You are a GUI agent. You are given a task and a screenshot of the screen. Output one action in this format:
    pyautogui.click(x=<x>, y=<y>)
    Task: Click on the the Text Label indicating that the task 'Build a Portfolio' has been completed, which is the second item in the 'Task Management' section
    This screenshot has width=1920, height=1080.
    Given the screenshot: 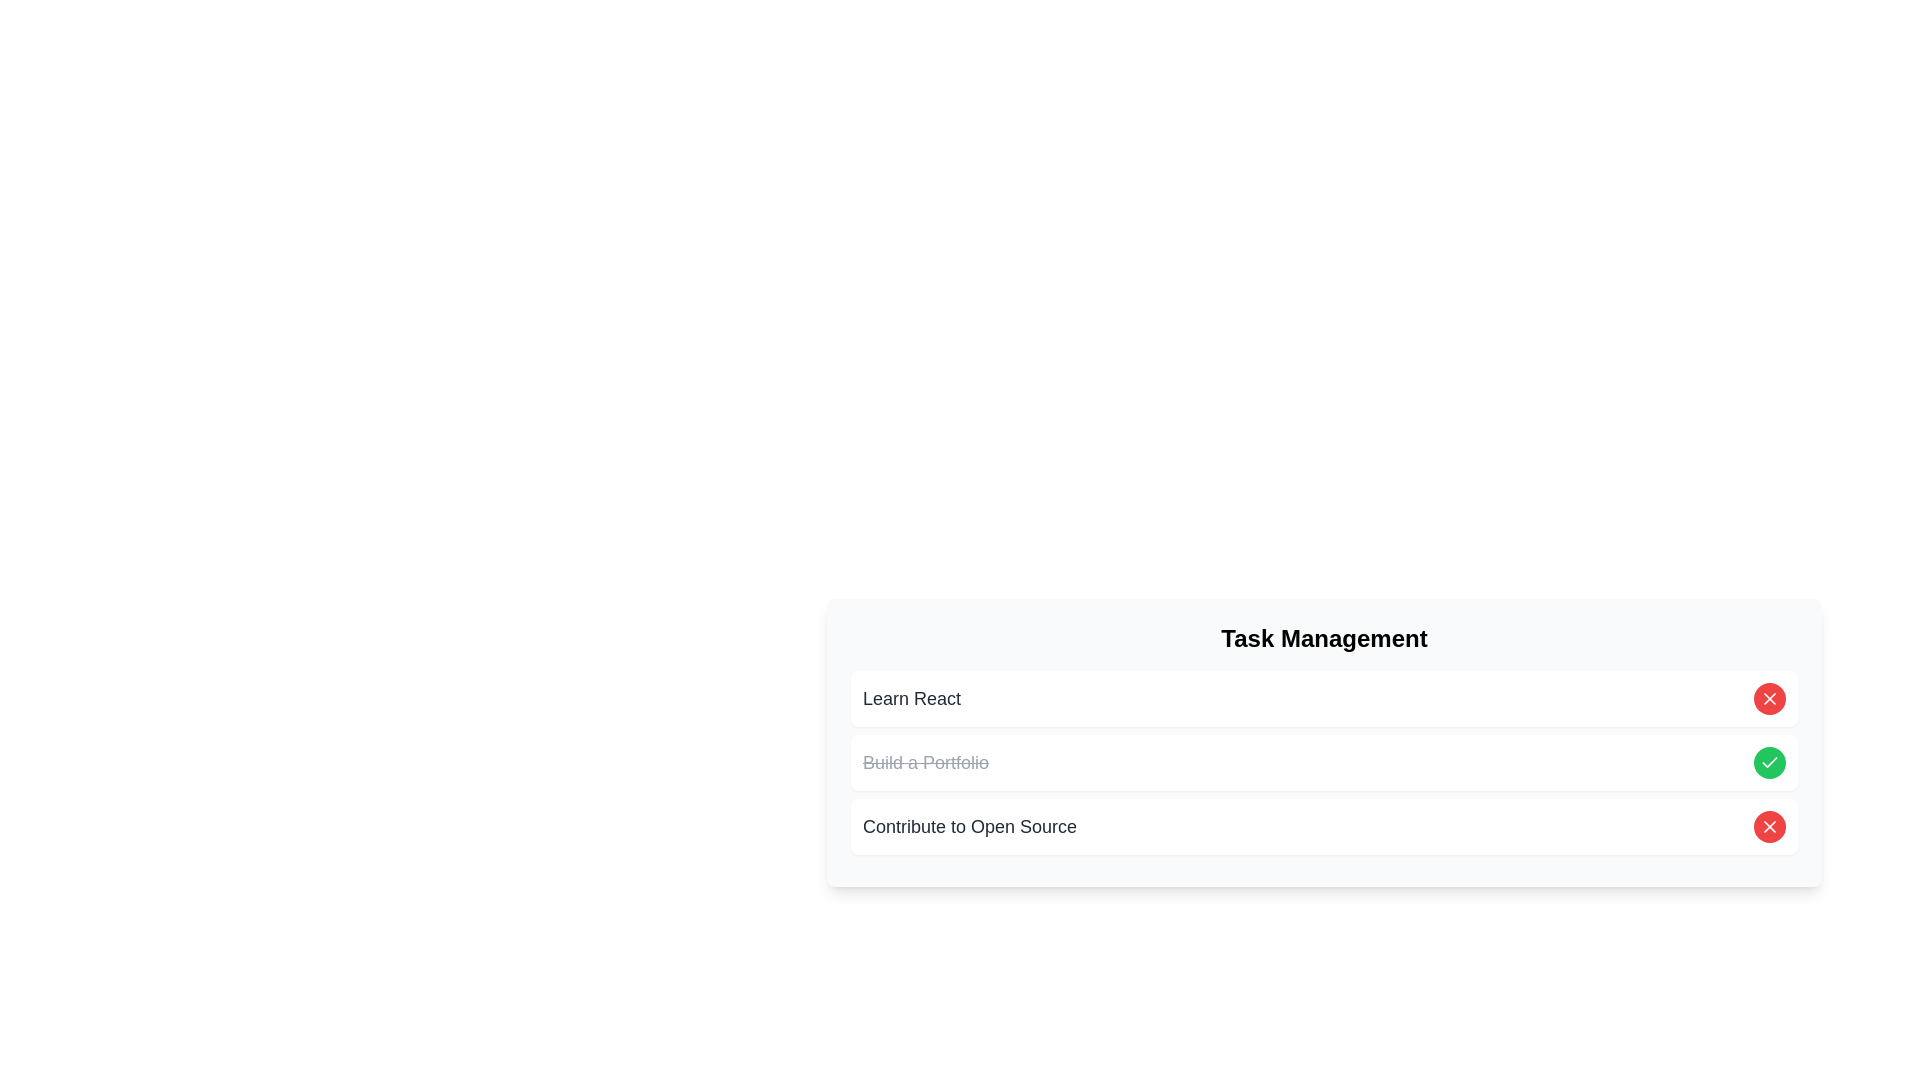 What is the action you would take?
    pyautogui.click(x=925, y=763)
    